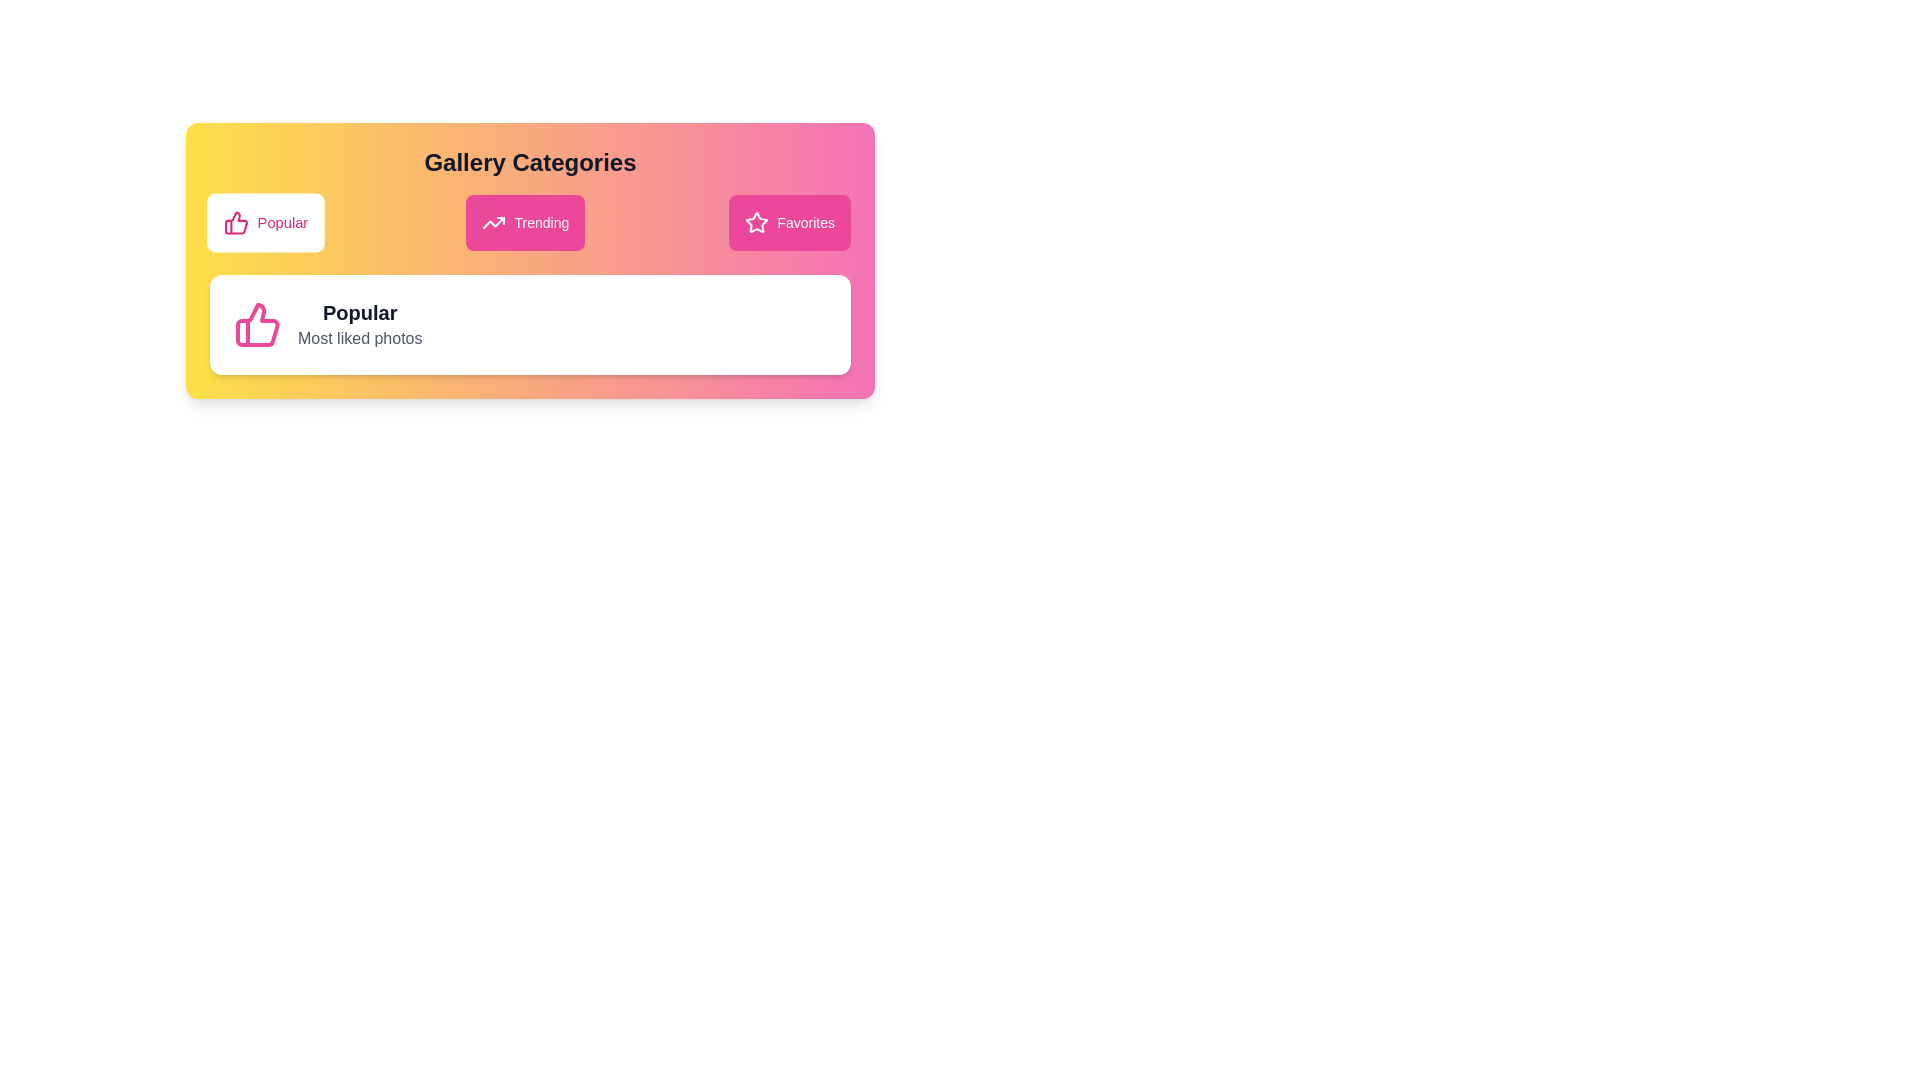 Image resolution: width=1920 pixels, height=1080 pixels. What do you see at coordinates (789, 223) in the screenshot?
I see `the 'Favorites' button, which is the third button in the sequence under the 'Gallery Categories' header` at bounding box center [789, 223].